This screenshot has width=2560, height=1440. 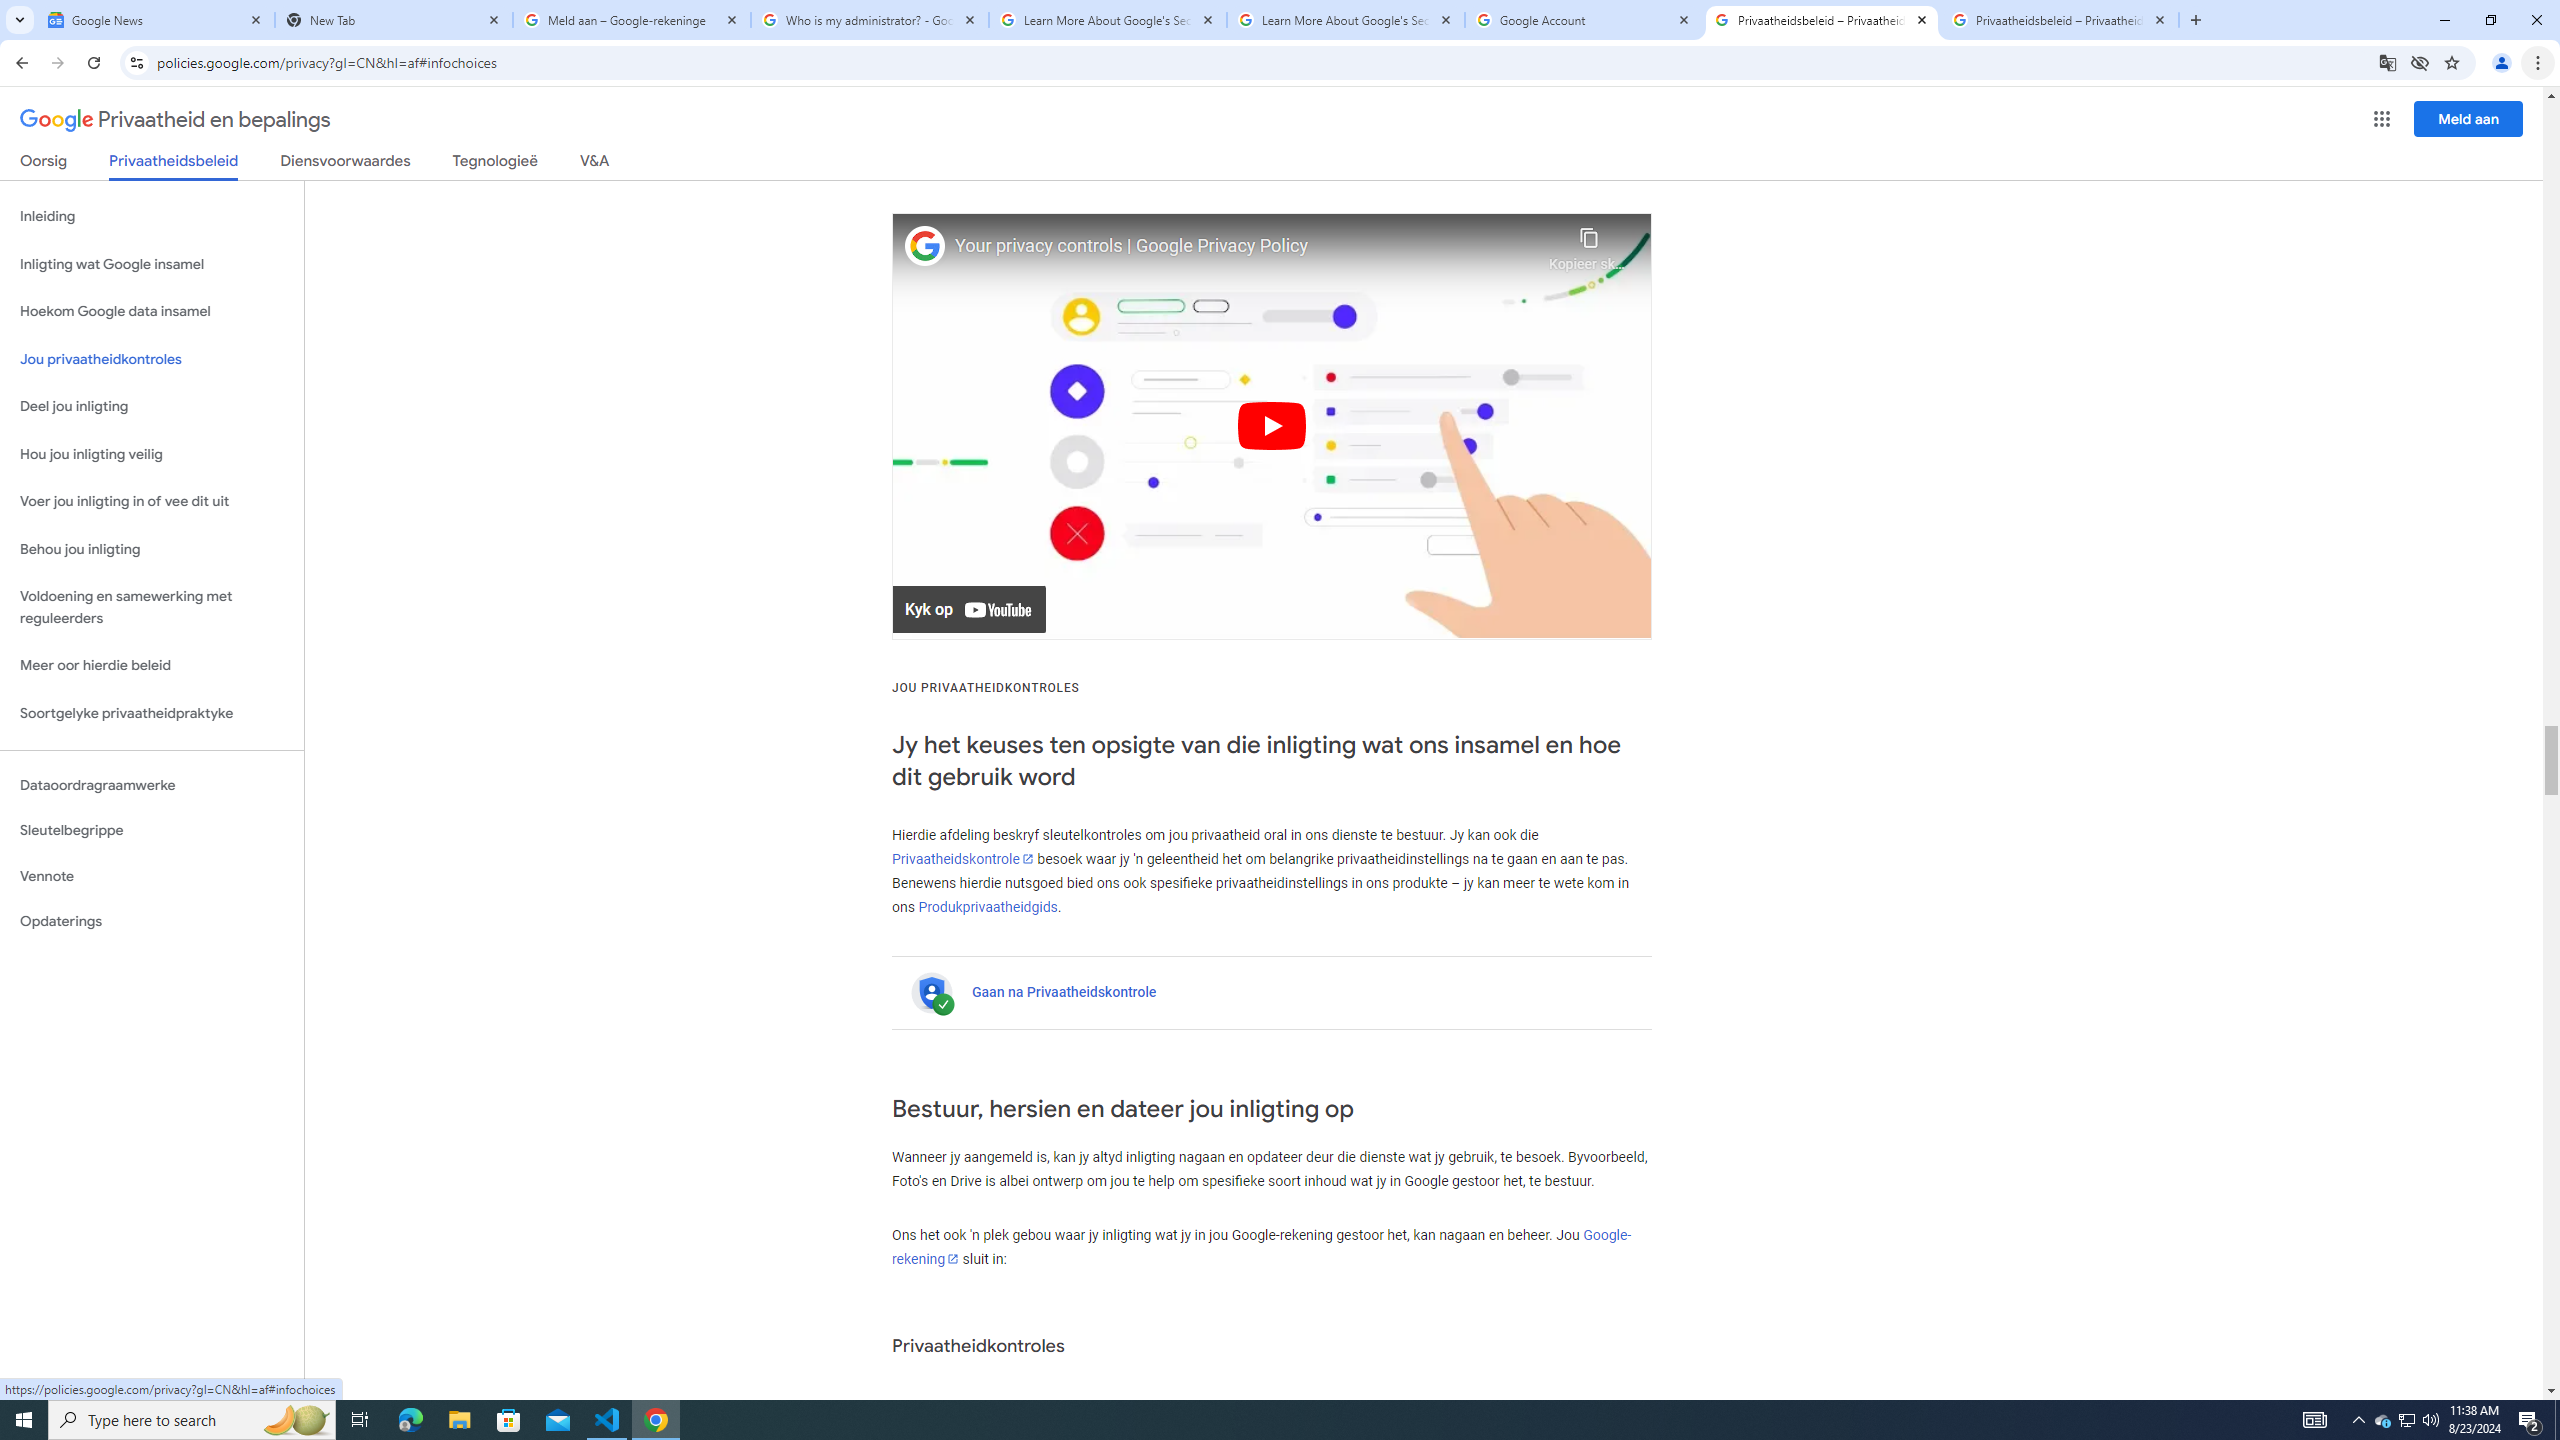 I want to click on 'New Tab', so click(x=394, y=19).